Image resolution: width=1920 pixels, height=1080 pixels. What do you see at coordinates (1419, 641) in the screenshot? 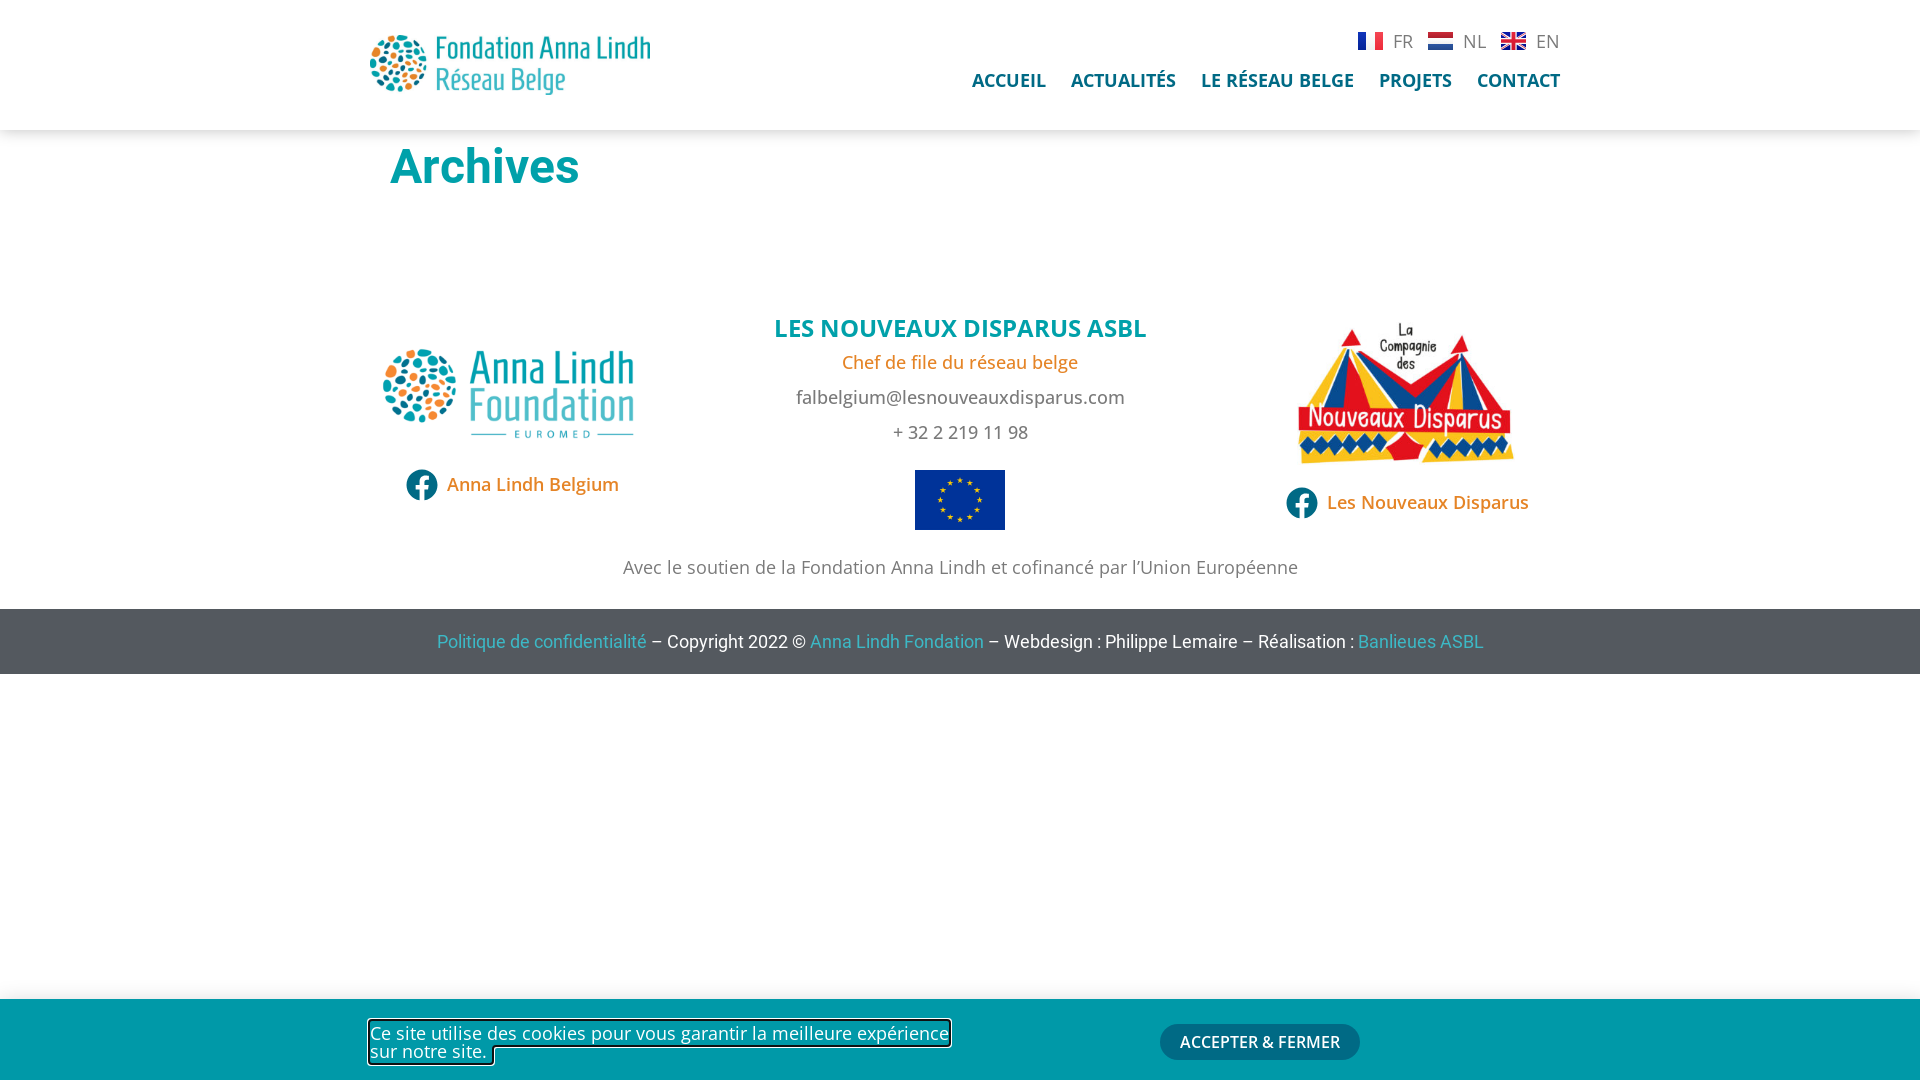
I see `'Banlieues ASBL'` at bounding box center [1419, 641].